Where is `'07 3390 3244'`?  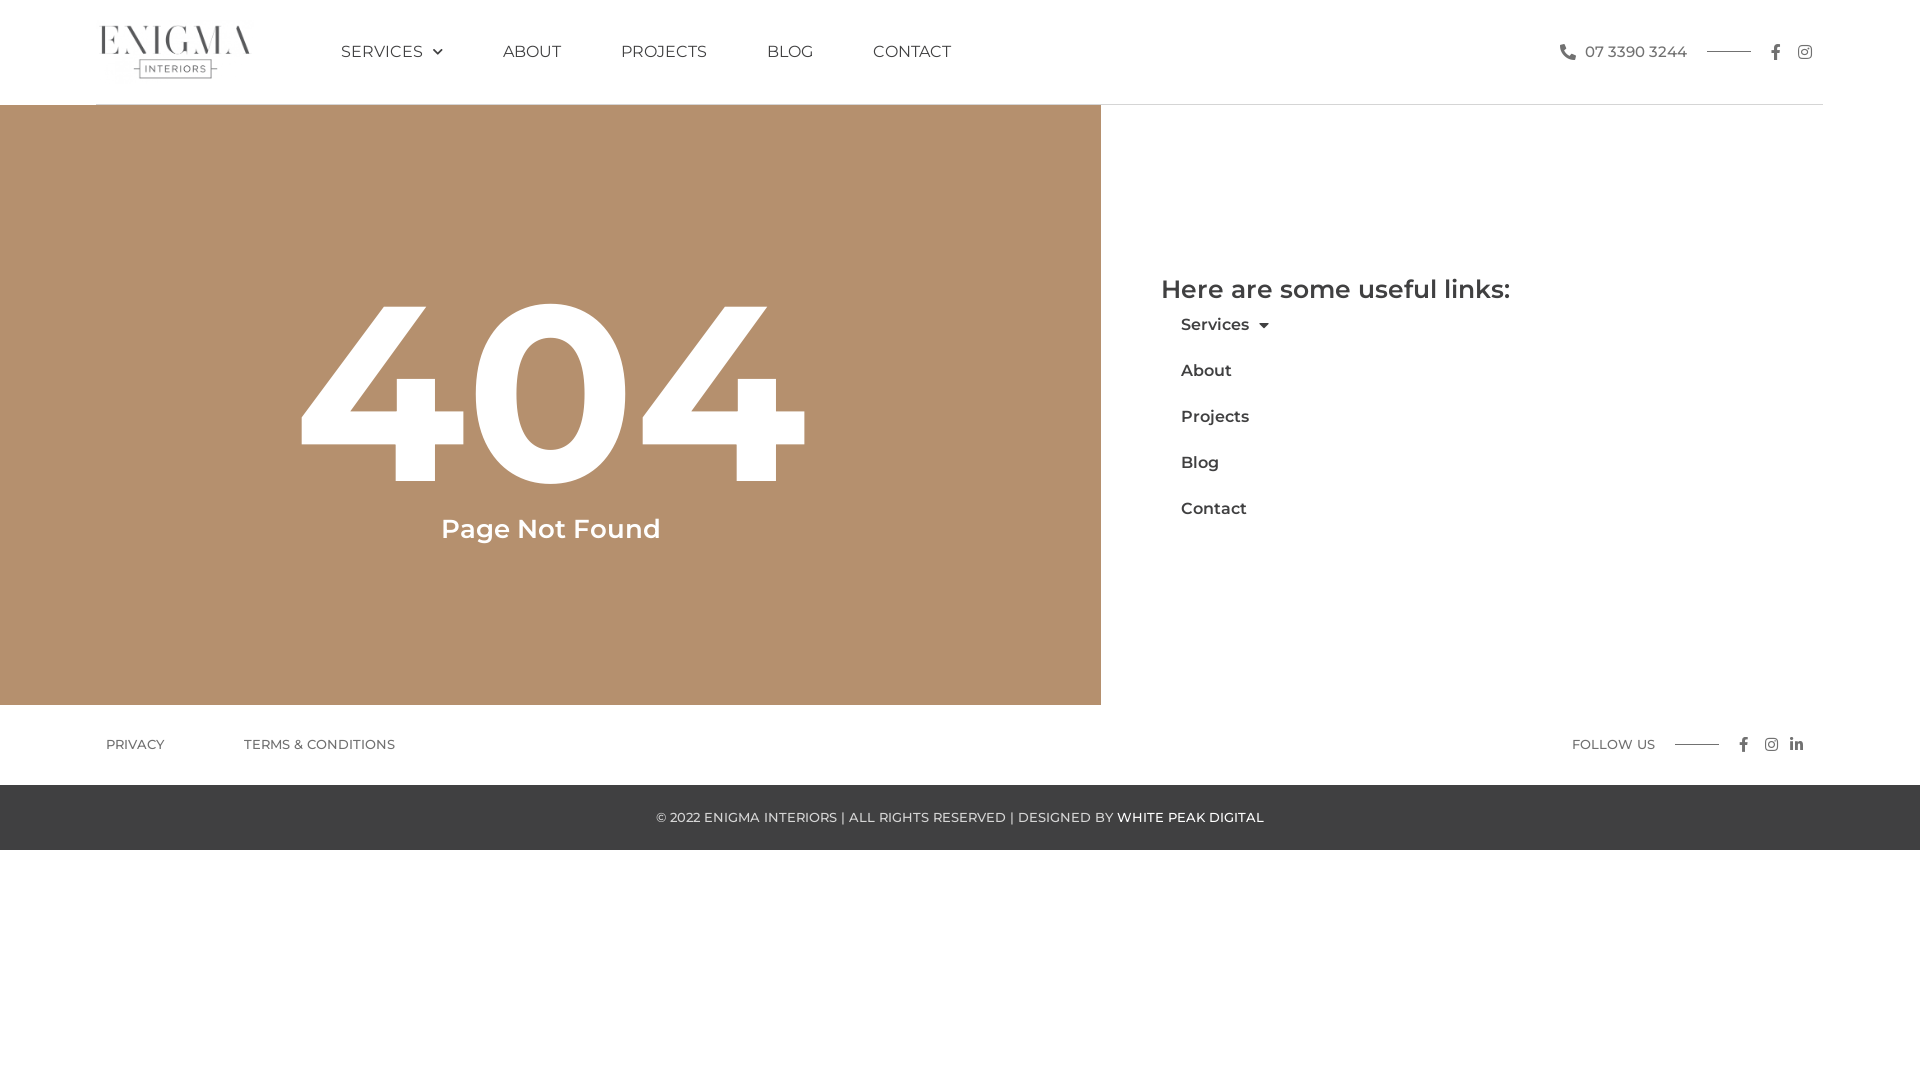
'07 3390 3244' is located at coordinates (1623, 50).